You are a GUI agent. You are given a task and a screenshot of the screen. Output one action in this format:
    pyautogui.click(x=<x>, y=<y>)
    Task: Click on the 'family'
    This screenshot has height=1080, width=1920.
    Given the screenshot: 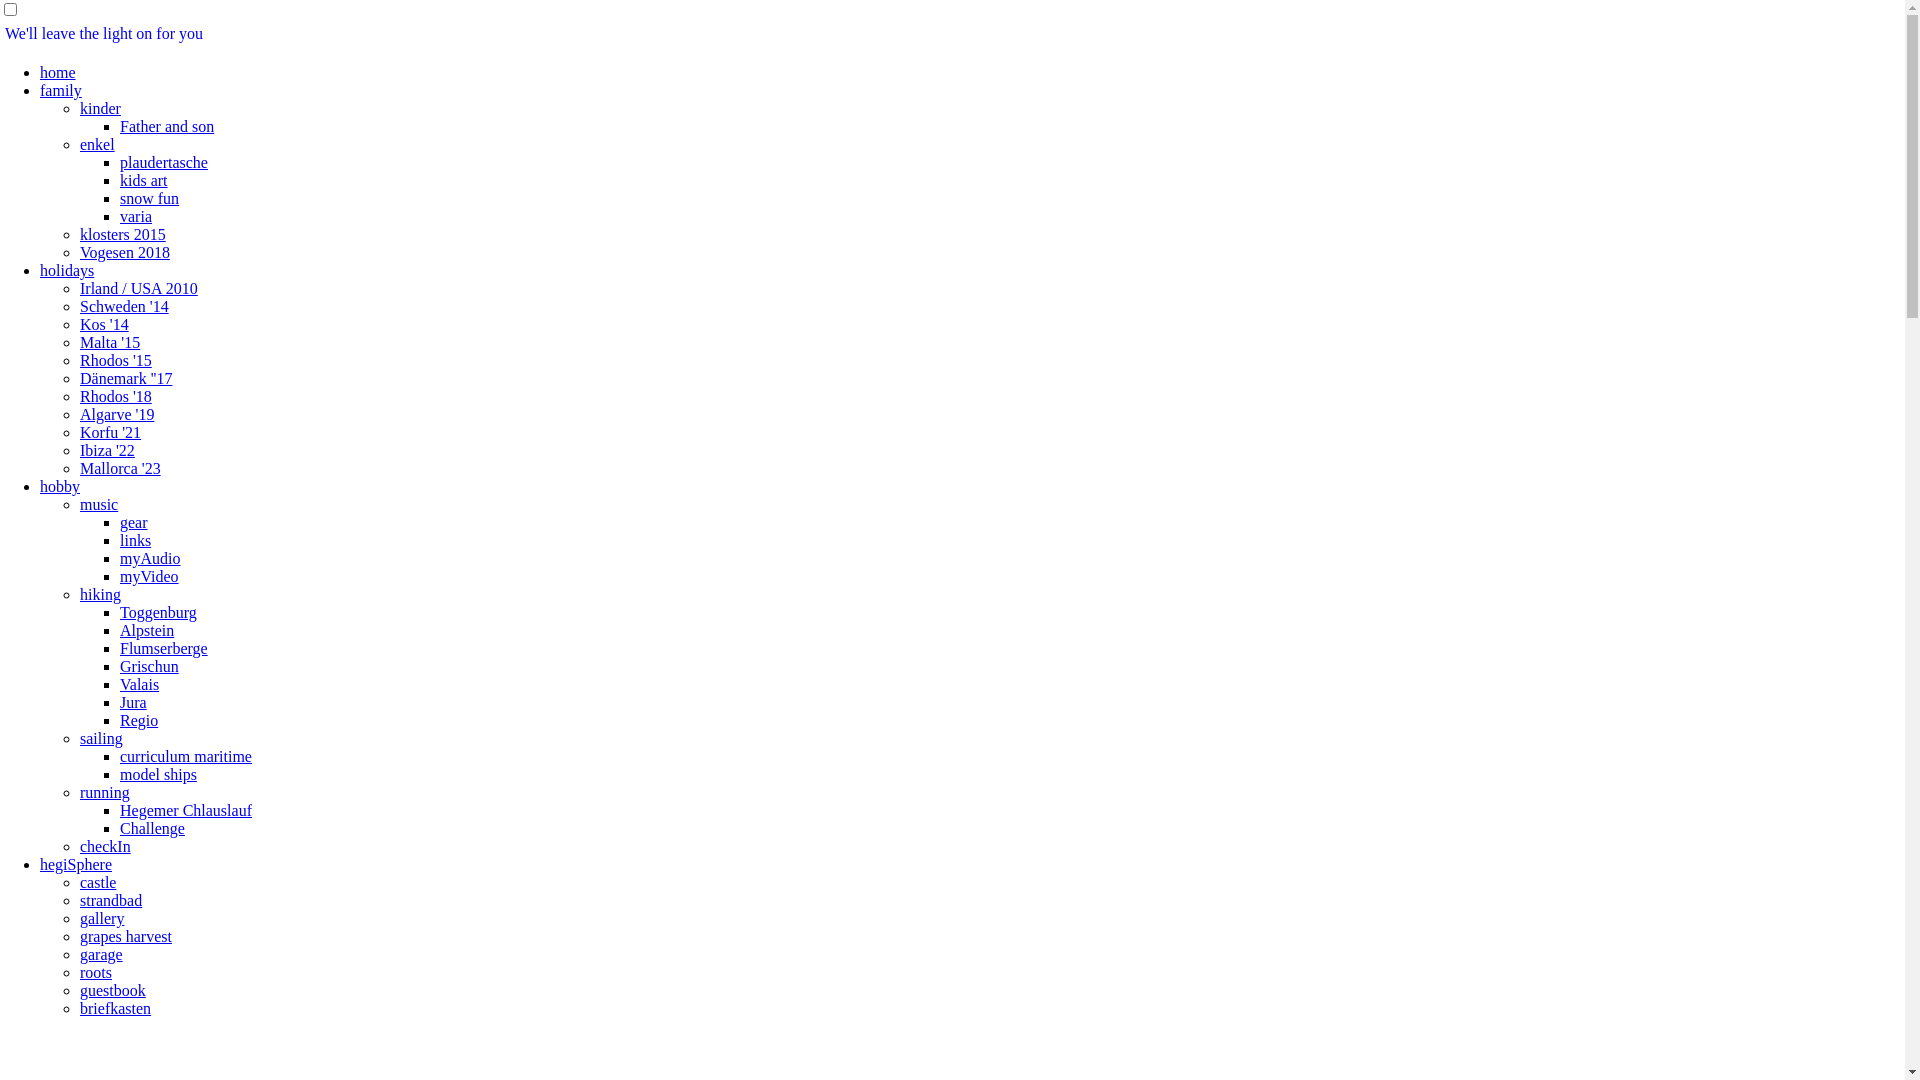 What is the action you would take?
    pyautogui.click(x=61, y=90)
    